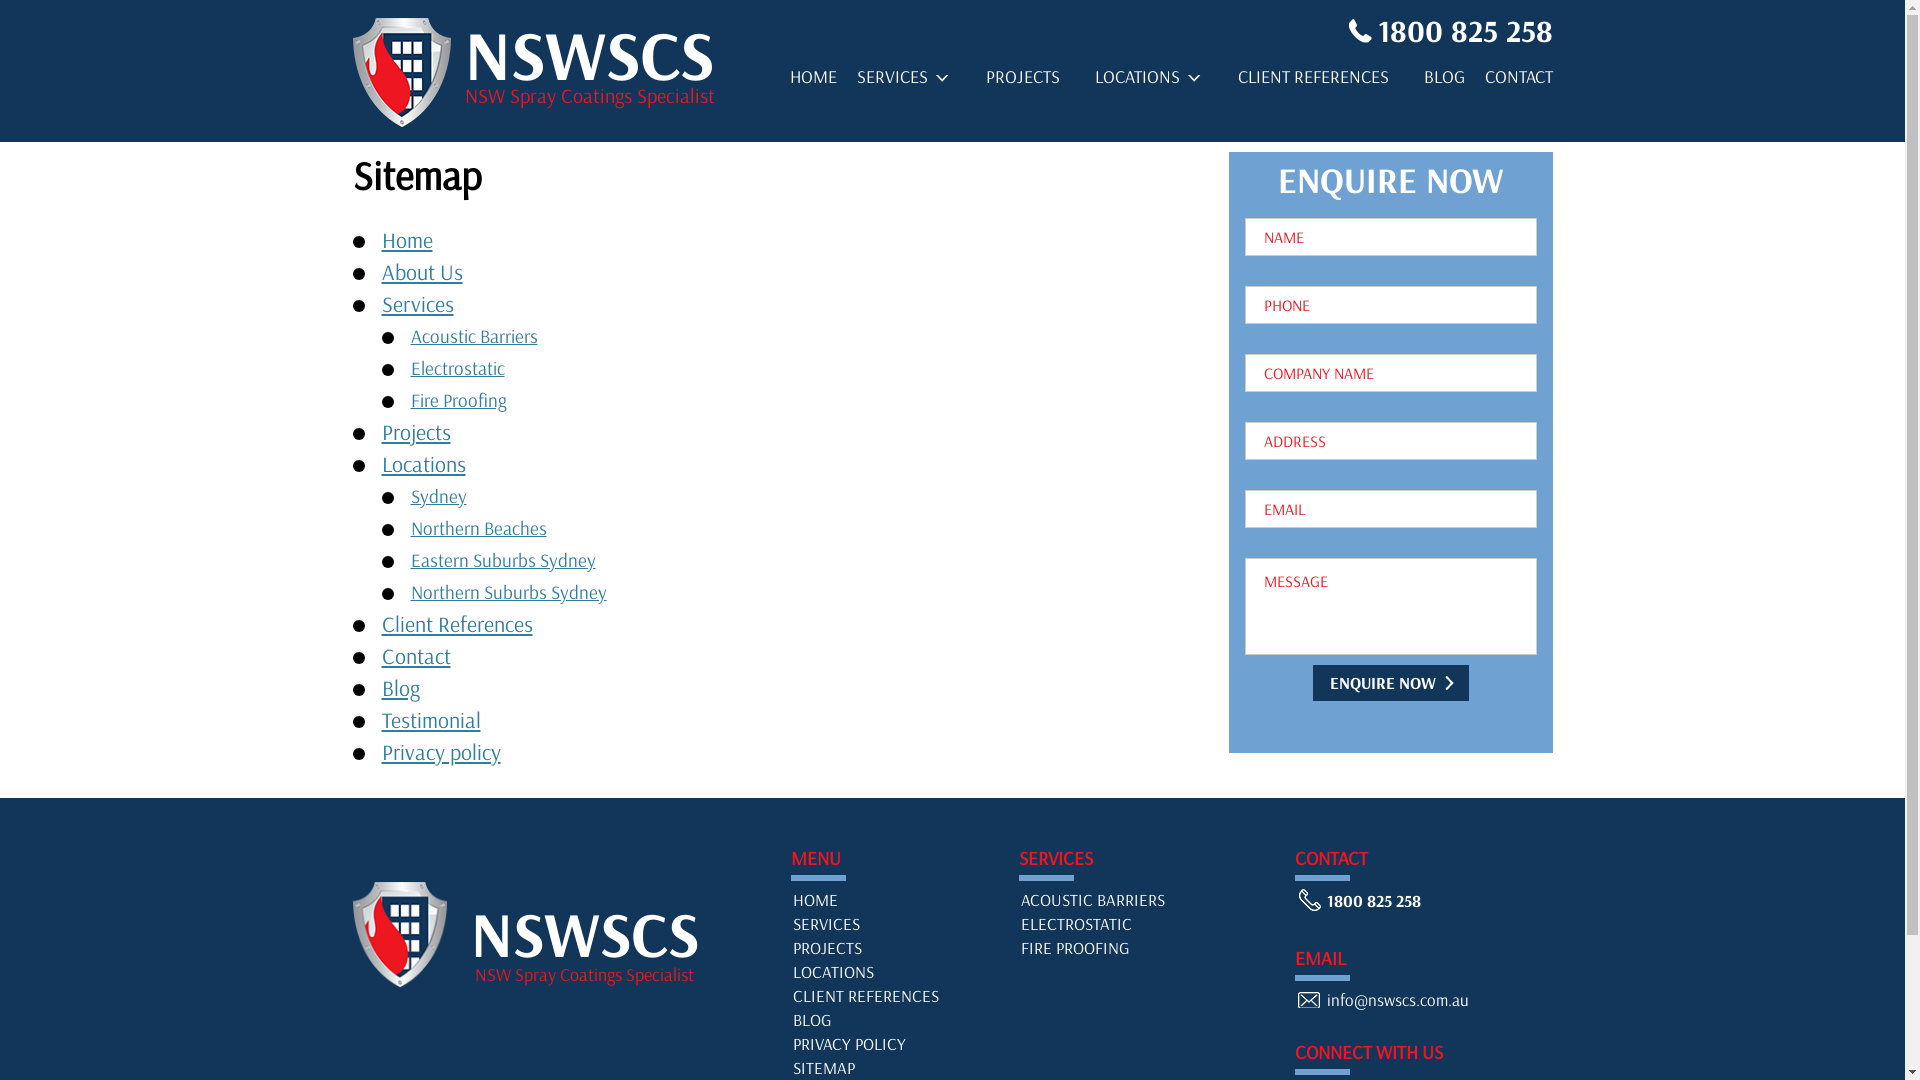  I want to click on 'Northern Beaches', so click(489, 527).